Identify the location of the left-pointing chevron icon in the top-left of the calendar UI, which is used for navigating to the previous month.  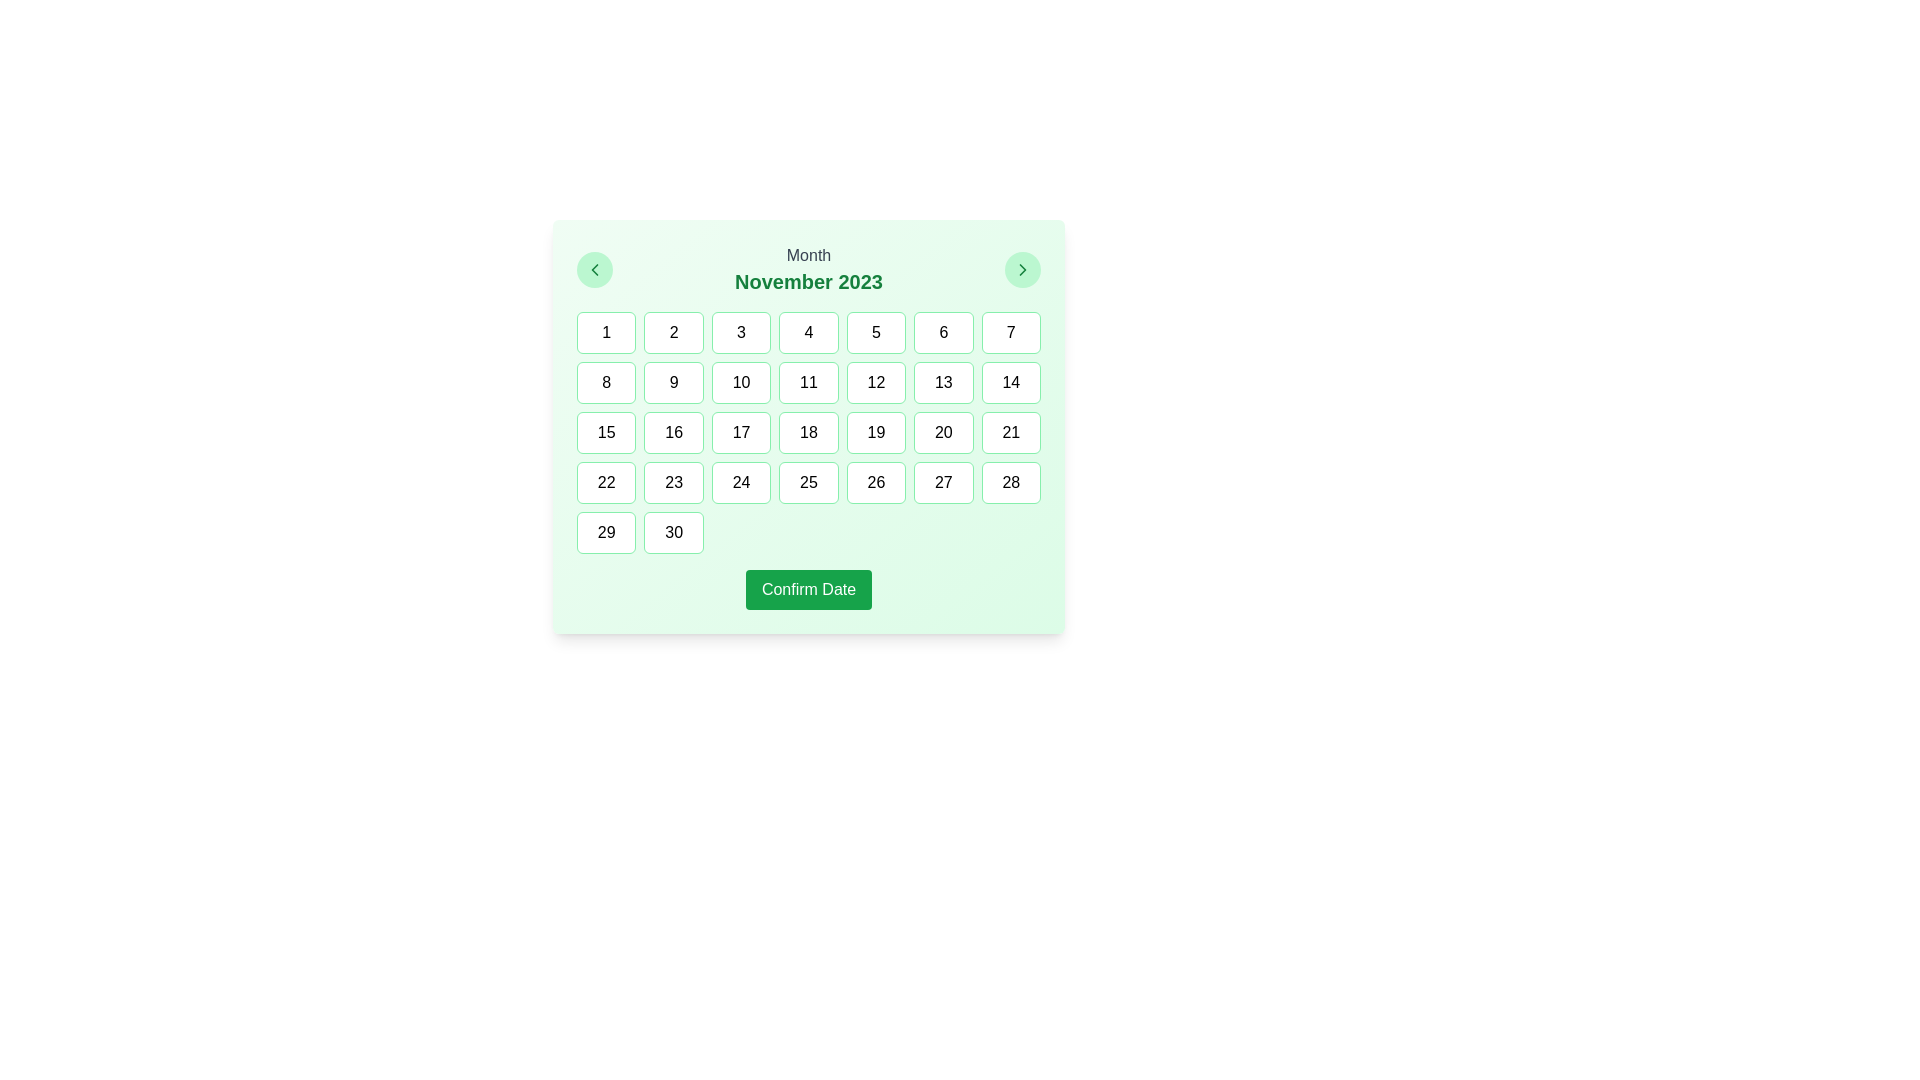
(594, 270).